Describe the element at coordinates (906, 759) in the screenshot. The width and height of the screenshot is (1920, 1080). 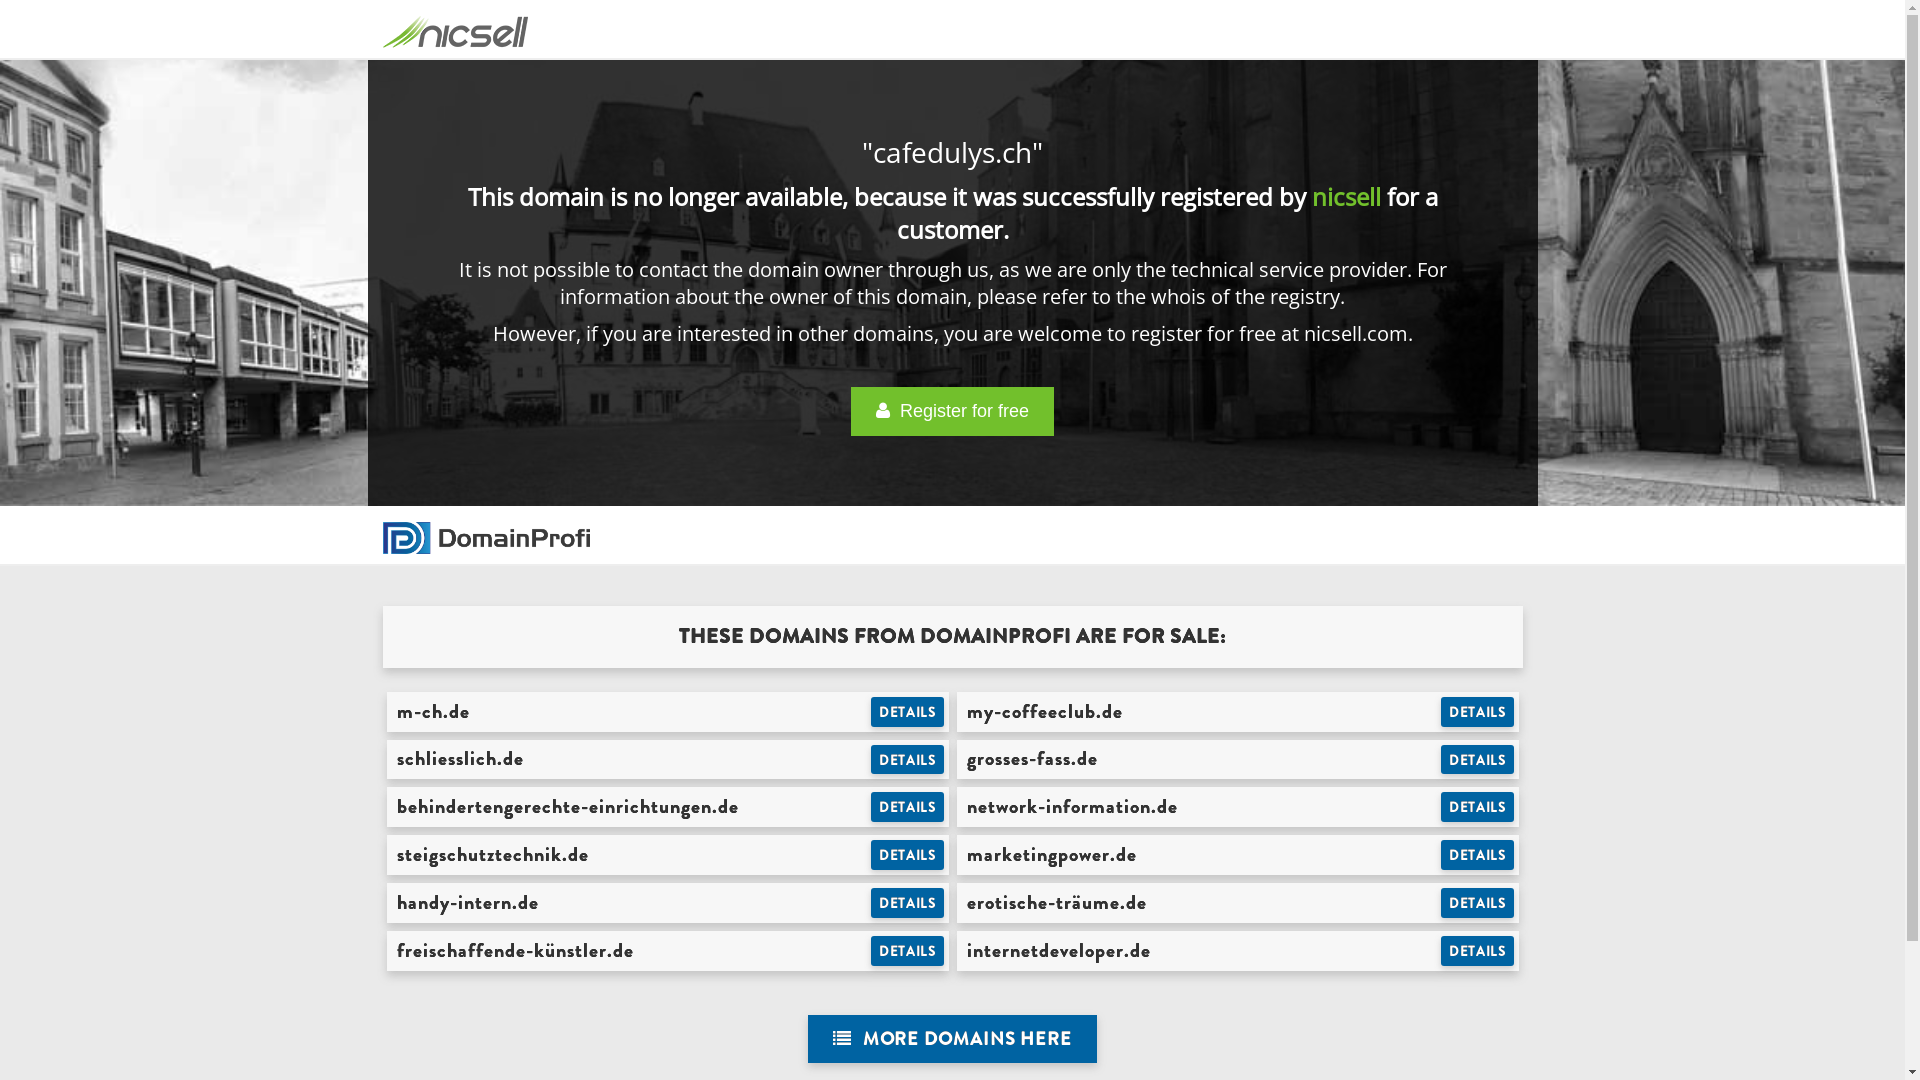
I see `'DETAILS'` at that location.